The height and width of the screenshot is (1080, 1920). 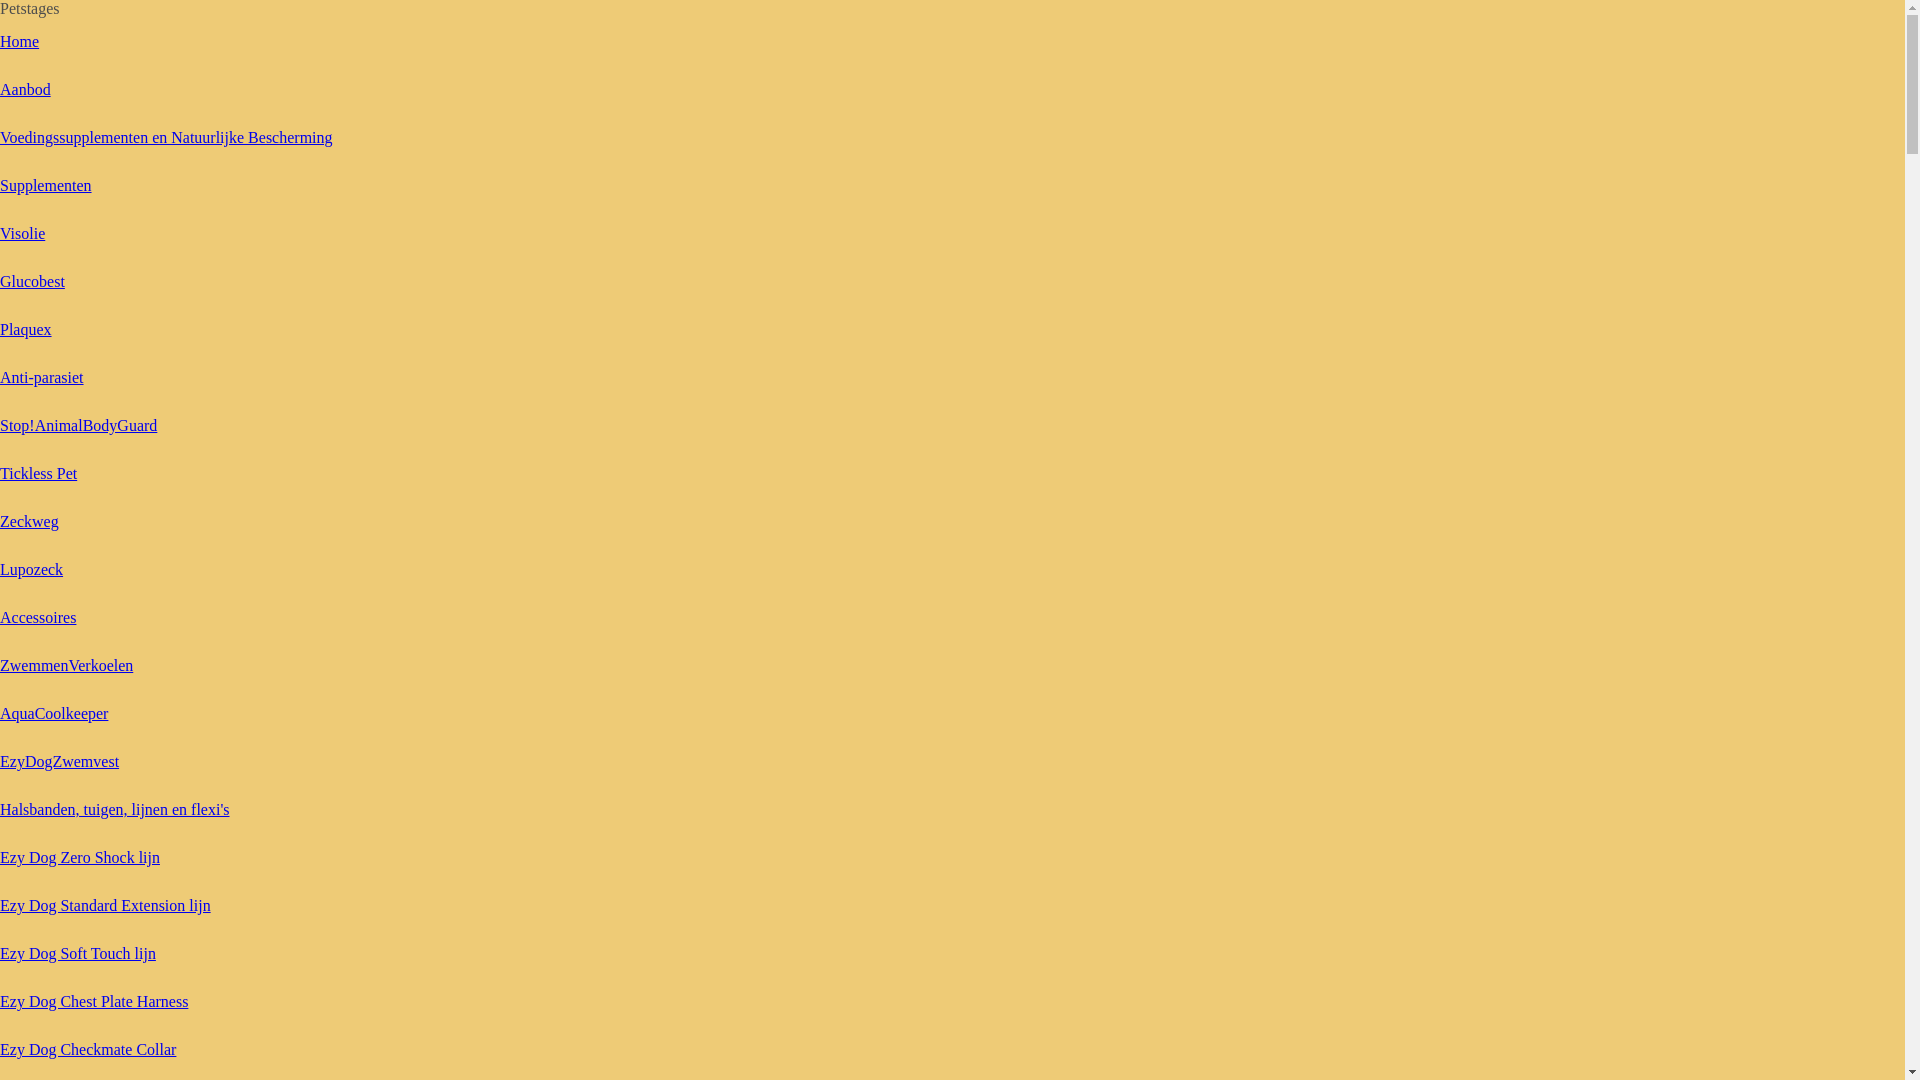 I want to click on 'Glucobest', so click(x=32, y=281).